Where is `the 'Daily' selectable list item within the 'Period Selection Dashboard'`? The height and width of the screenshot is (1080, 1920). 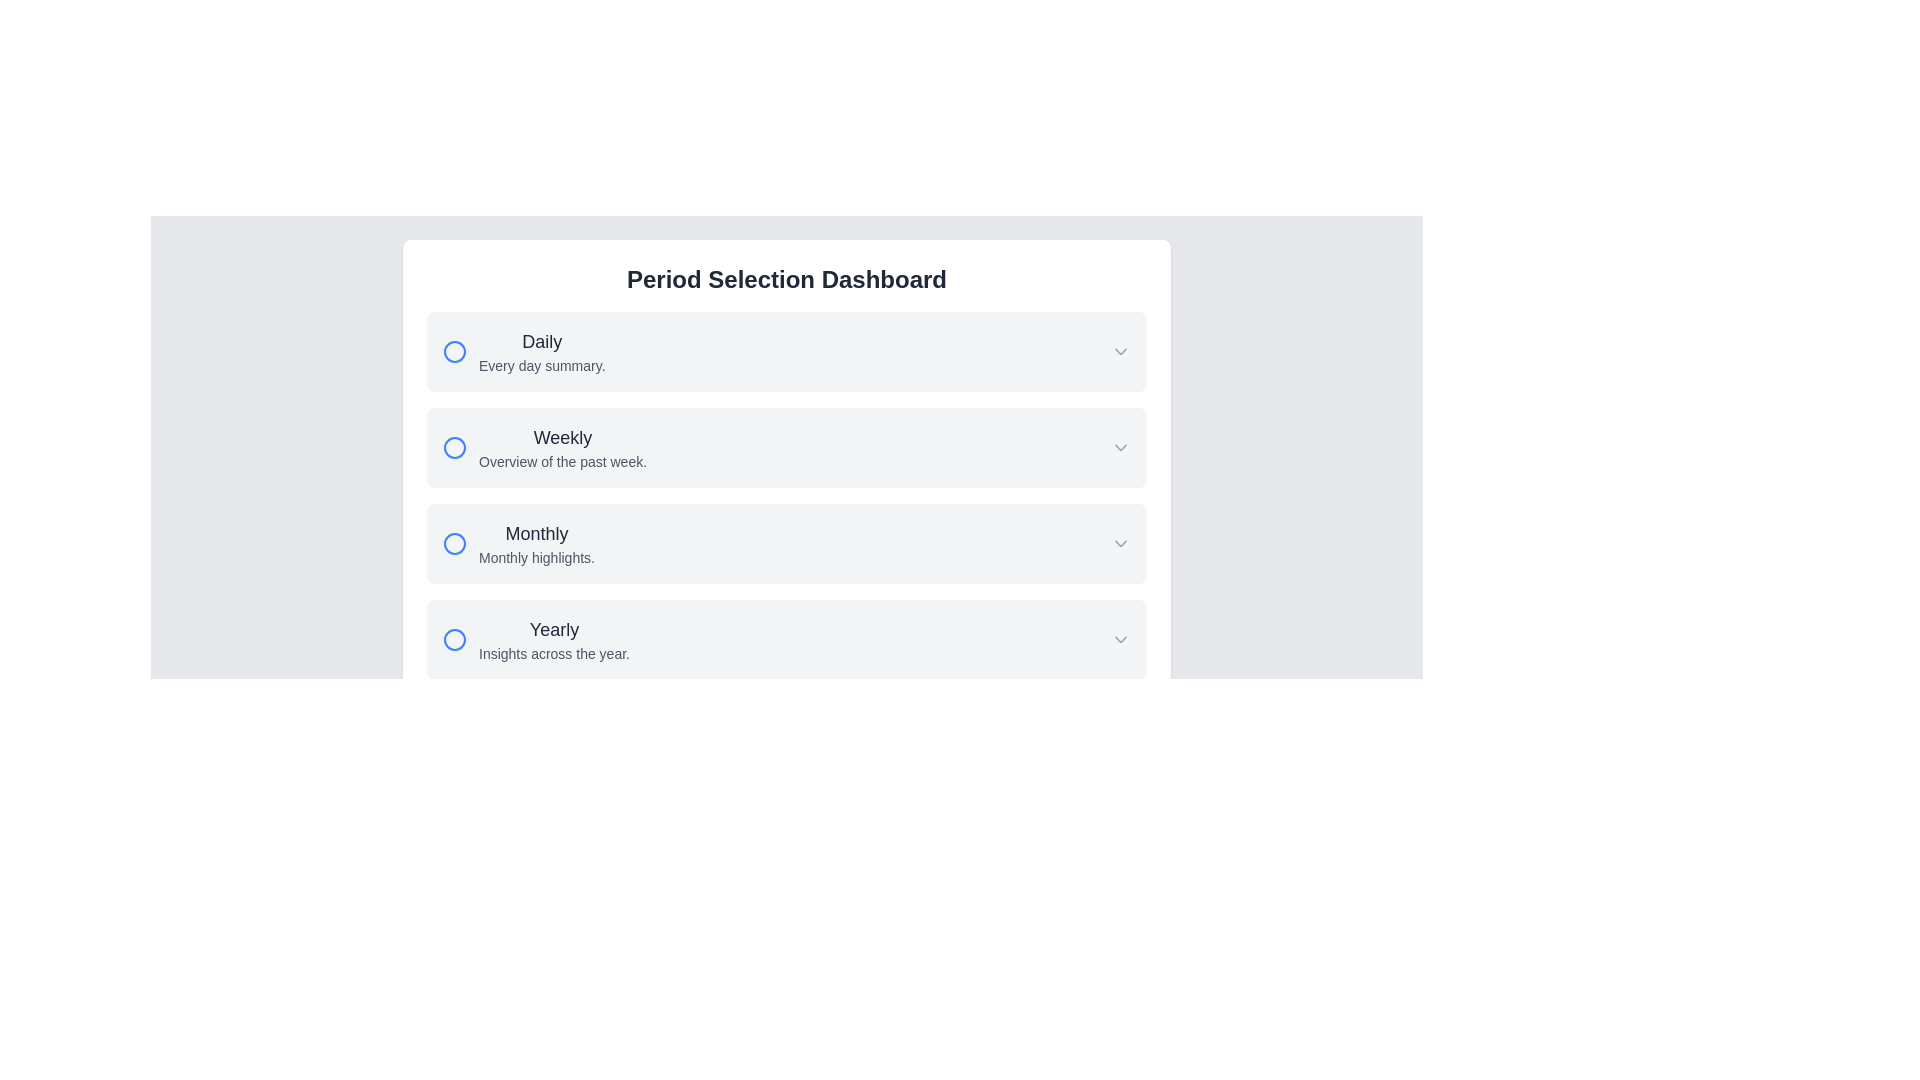 the 'Daily' selectable list item within the 'Period Selection Dashboard' is located at coordinates (786, 350).